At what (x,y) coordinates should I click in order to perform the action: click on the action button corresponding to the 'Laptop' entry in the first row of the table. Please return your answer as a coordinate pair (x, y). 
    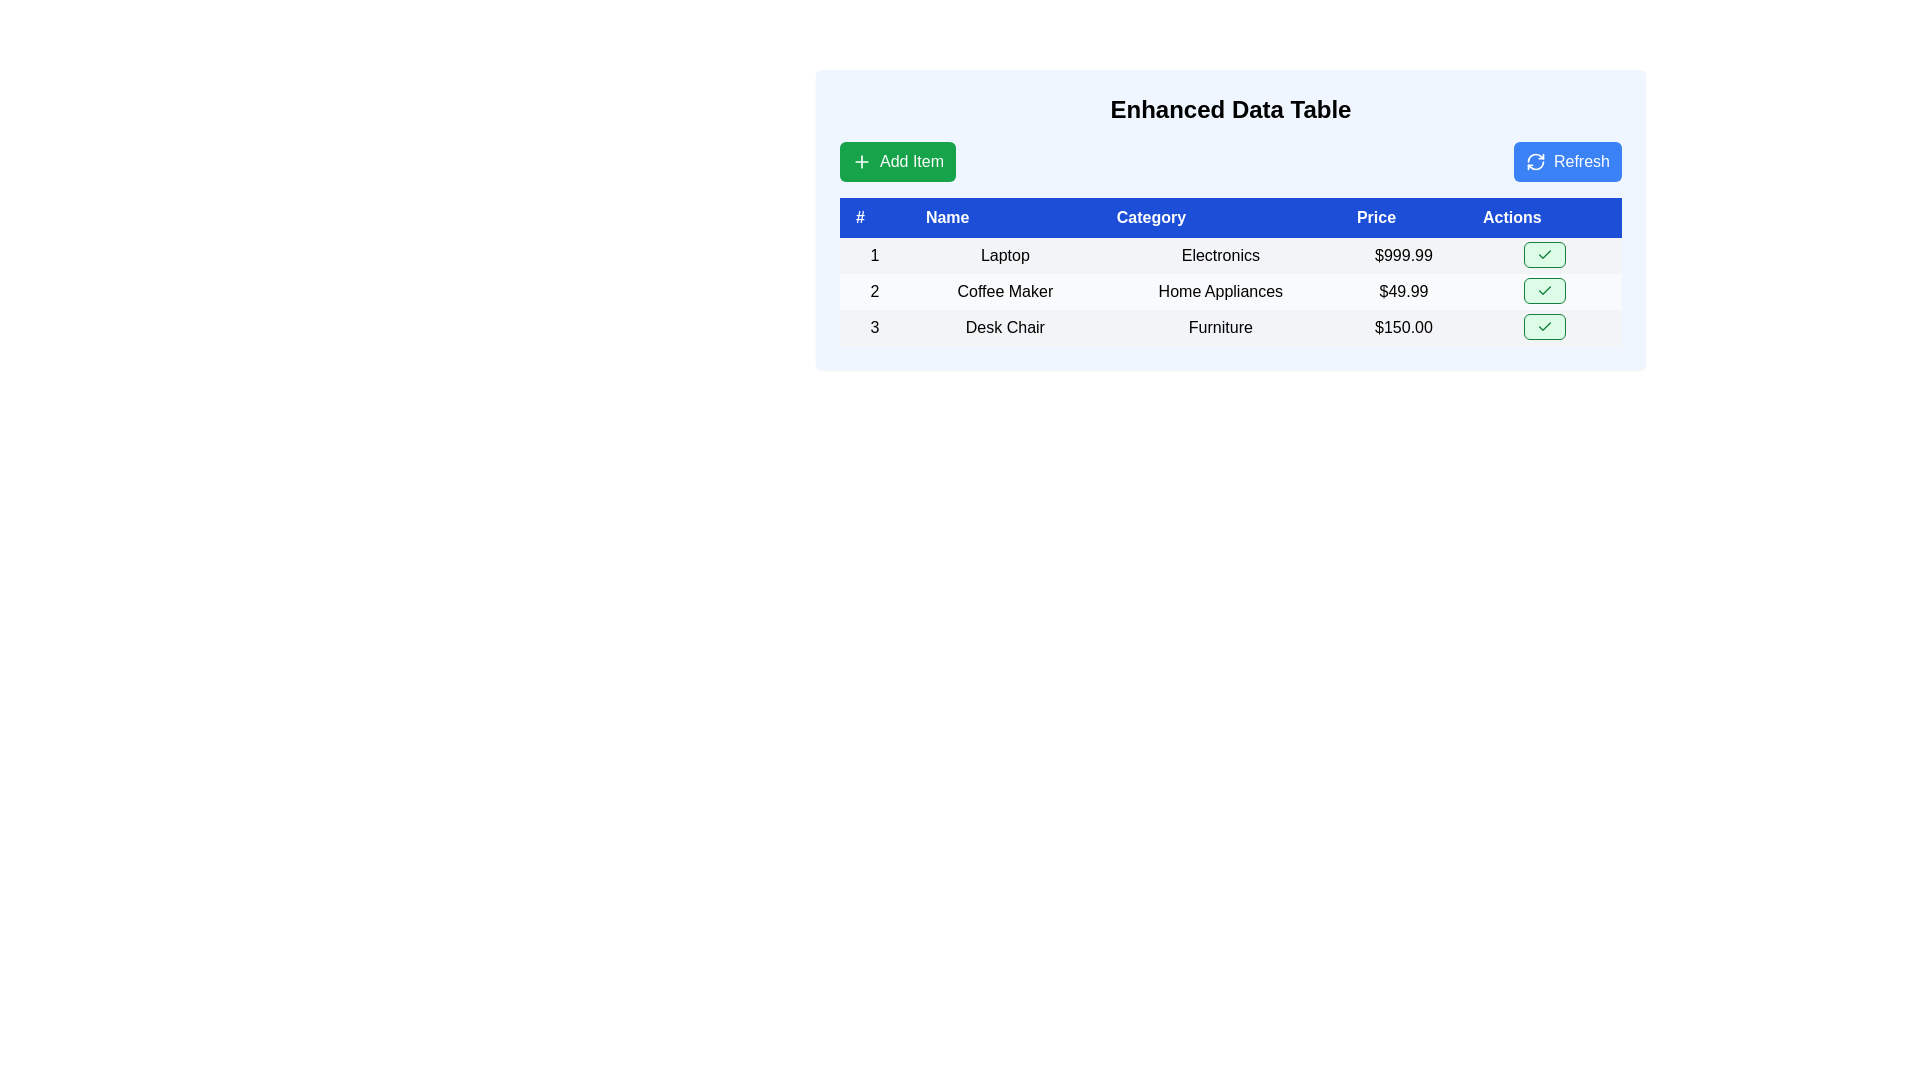
    Looking at the image, I should click on (1543, 254).